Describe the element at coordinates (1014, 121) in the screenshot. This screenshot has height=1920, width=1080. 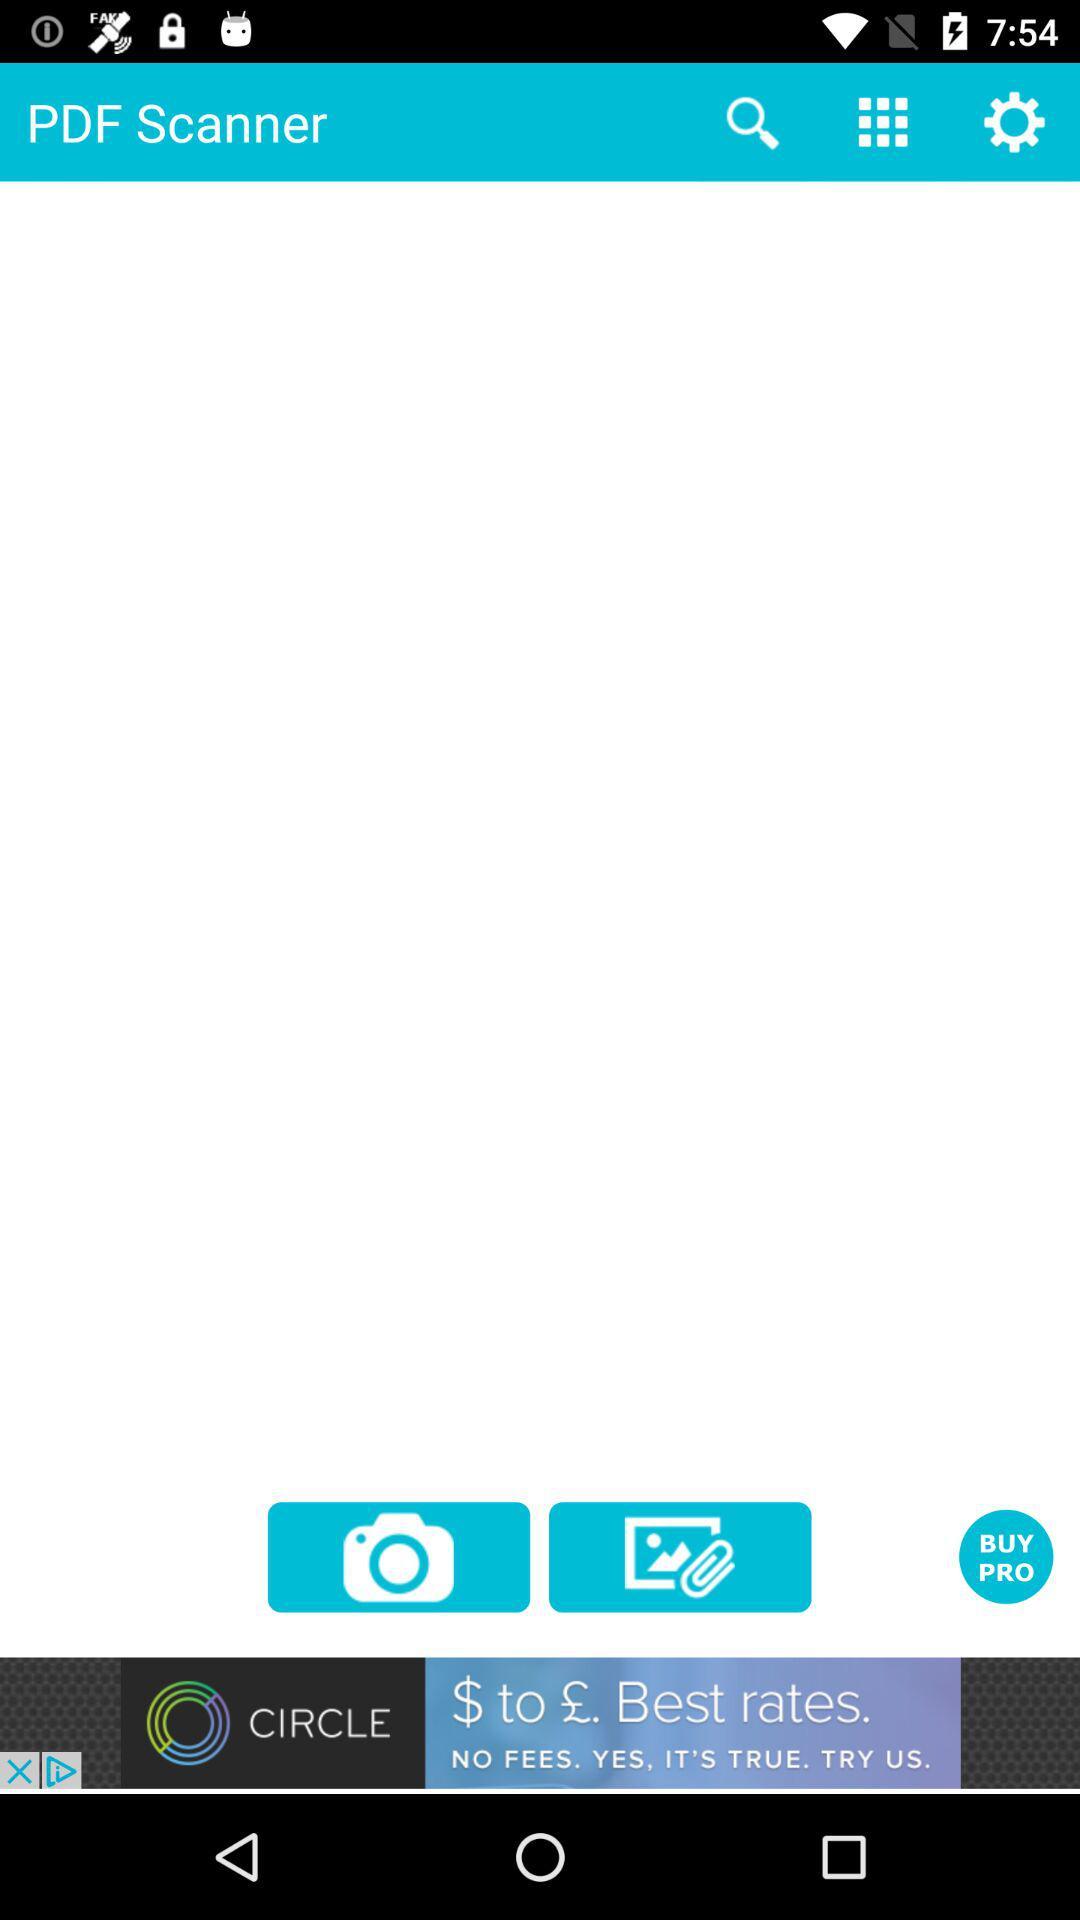
I see `the settings icon` at that location.